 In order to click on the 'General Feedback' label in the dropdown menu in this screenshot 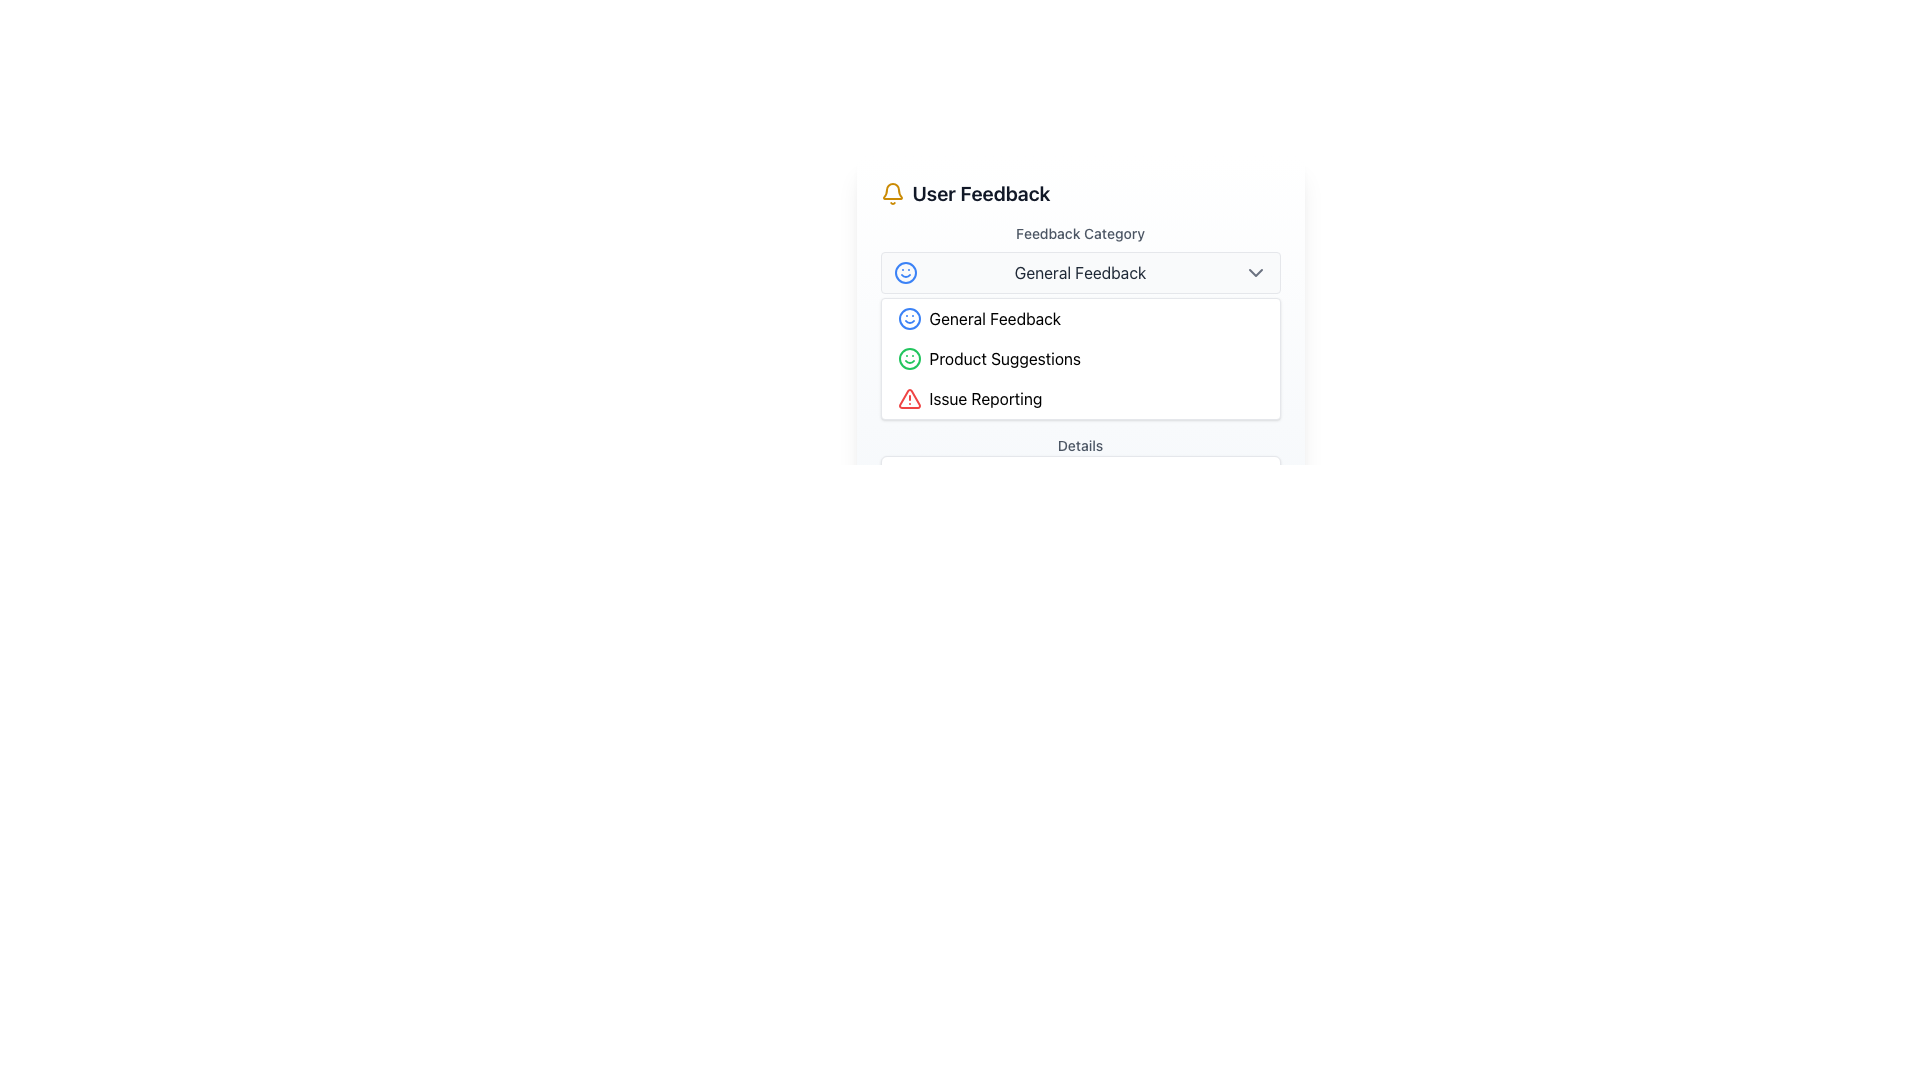, I will do `click(995, 318)`.